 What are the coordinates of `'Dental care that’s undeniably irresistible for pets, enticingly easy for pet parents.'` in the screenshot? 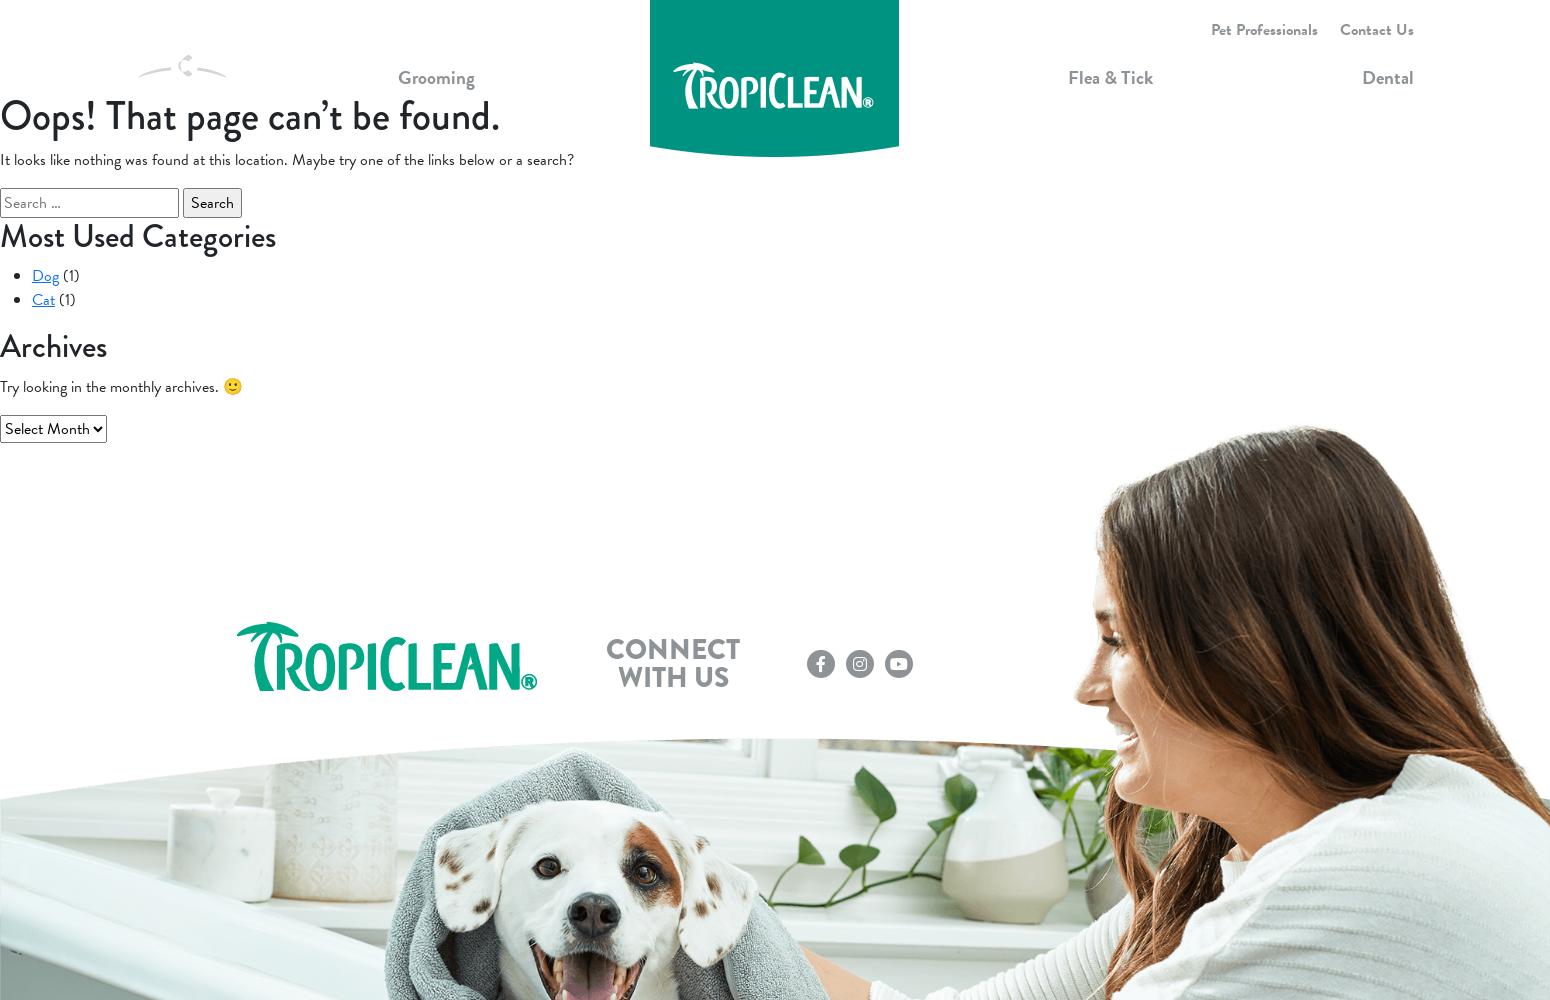 It's located at (988, 305).